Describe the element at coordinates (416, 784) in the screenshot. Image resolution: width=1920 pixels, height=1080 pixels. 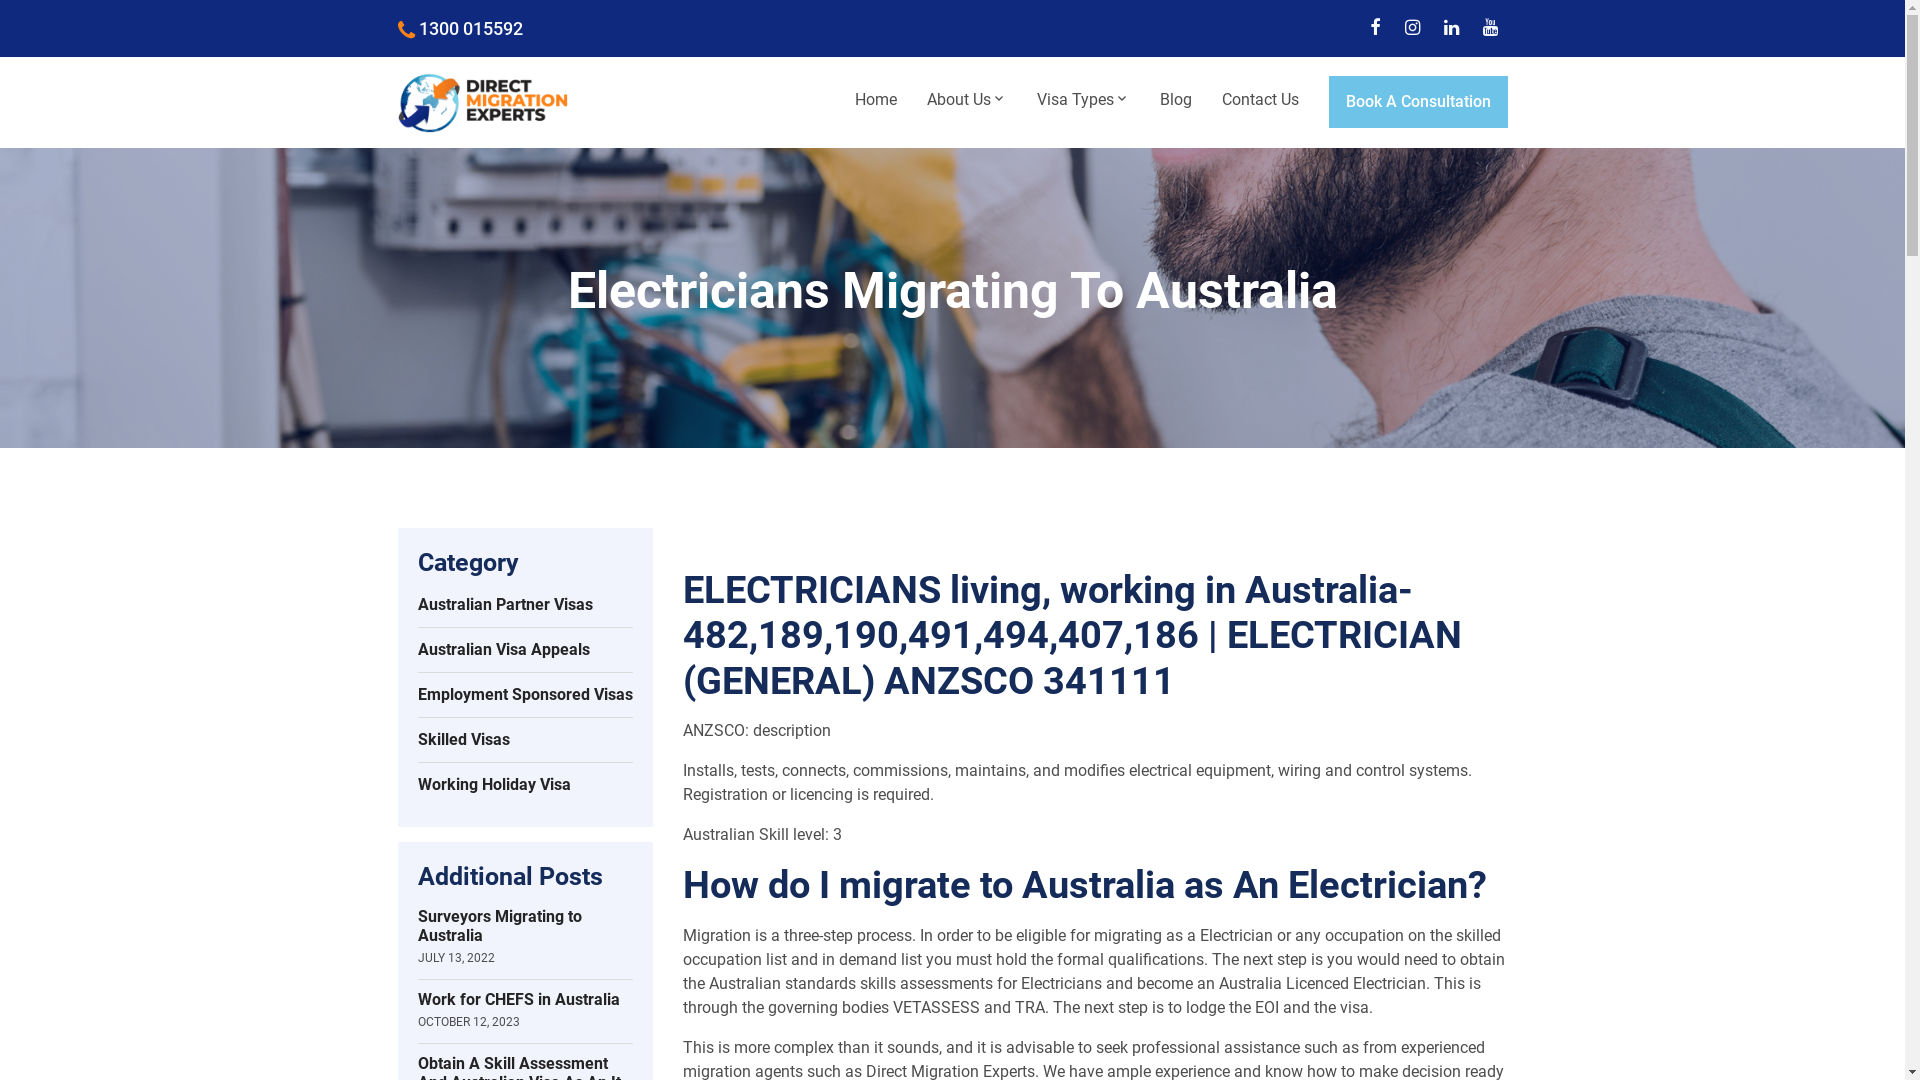
I see `'Working Holiday Visa'` at that location.